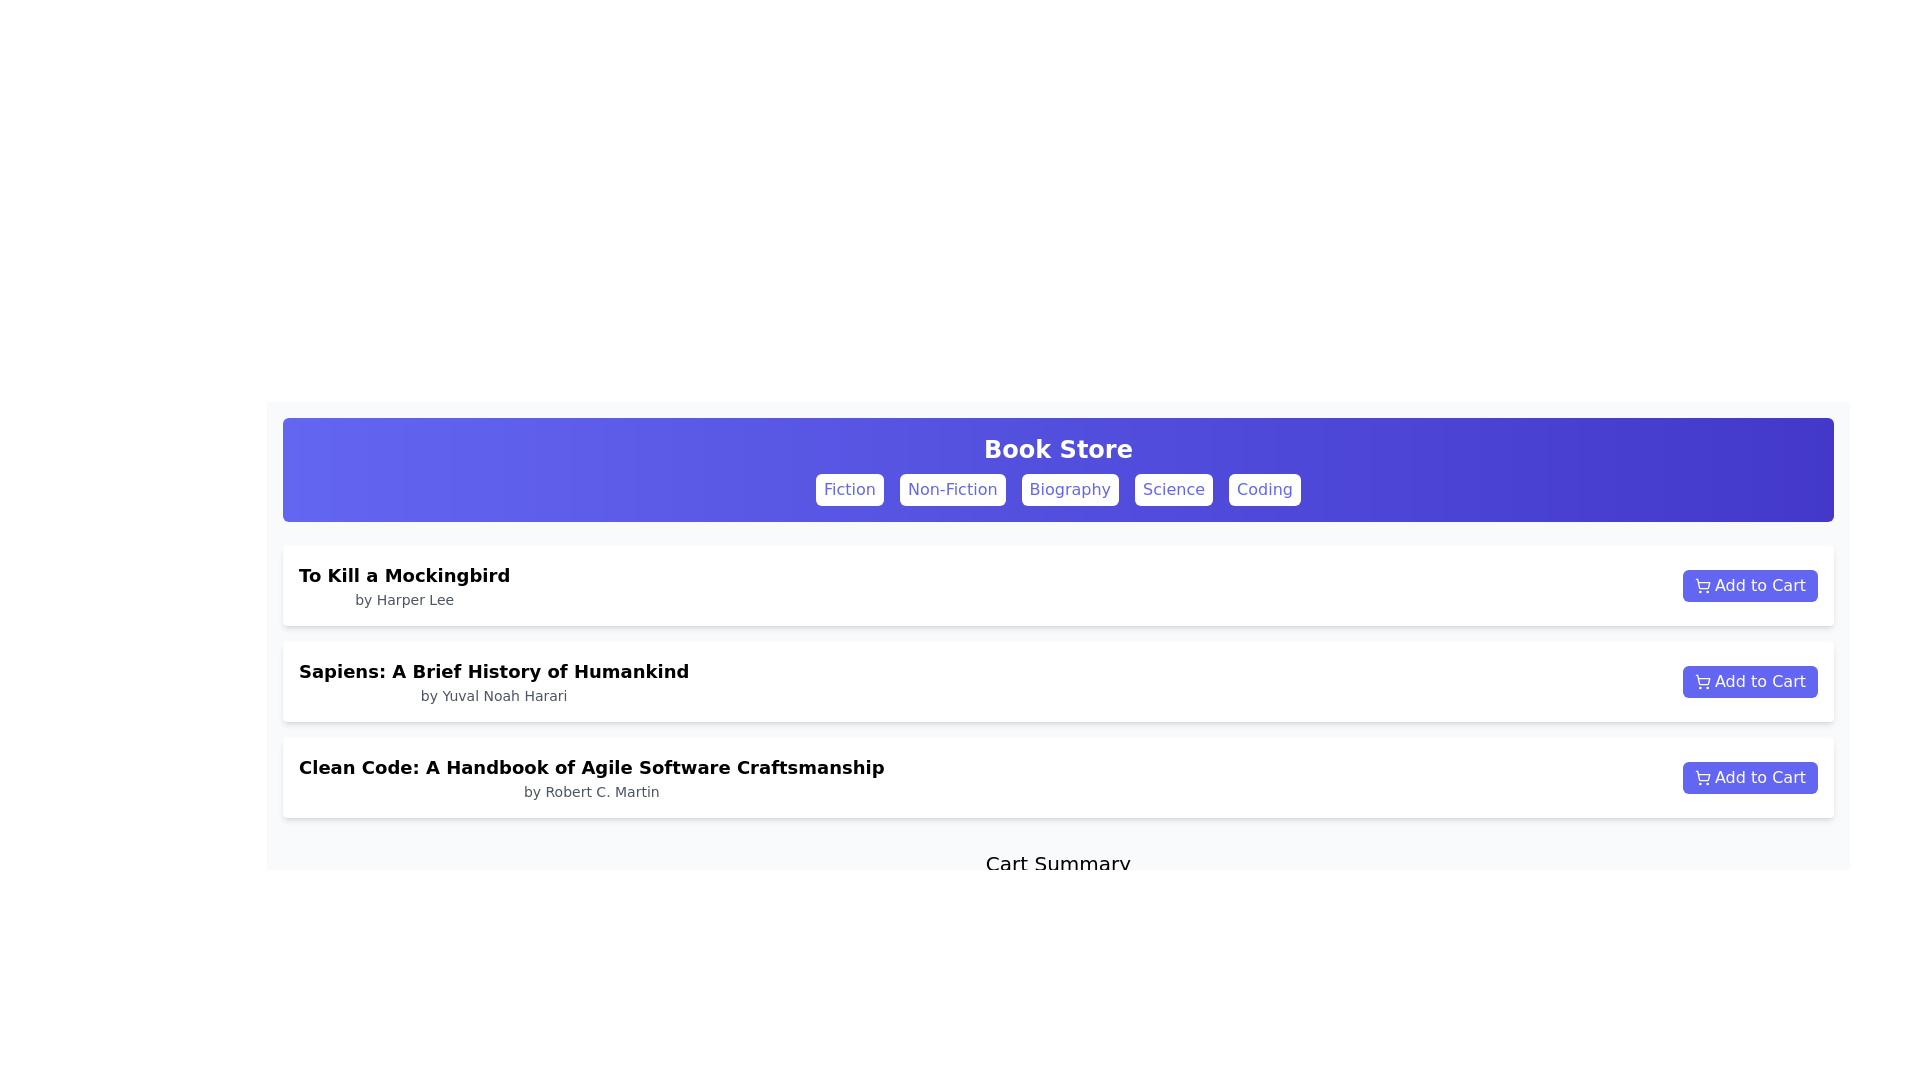 The width and height of the screenshot is (1920, 1080). What do you see at coordinates (951, 489) in the screenshot?
I see `the 'Non-Fiction' button, which is a rectangular button with a white background and indigo text` at bounding box center [951, 489].